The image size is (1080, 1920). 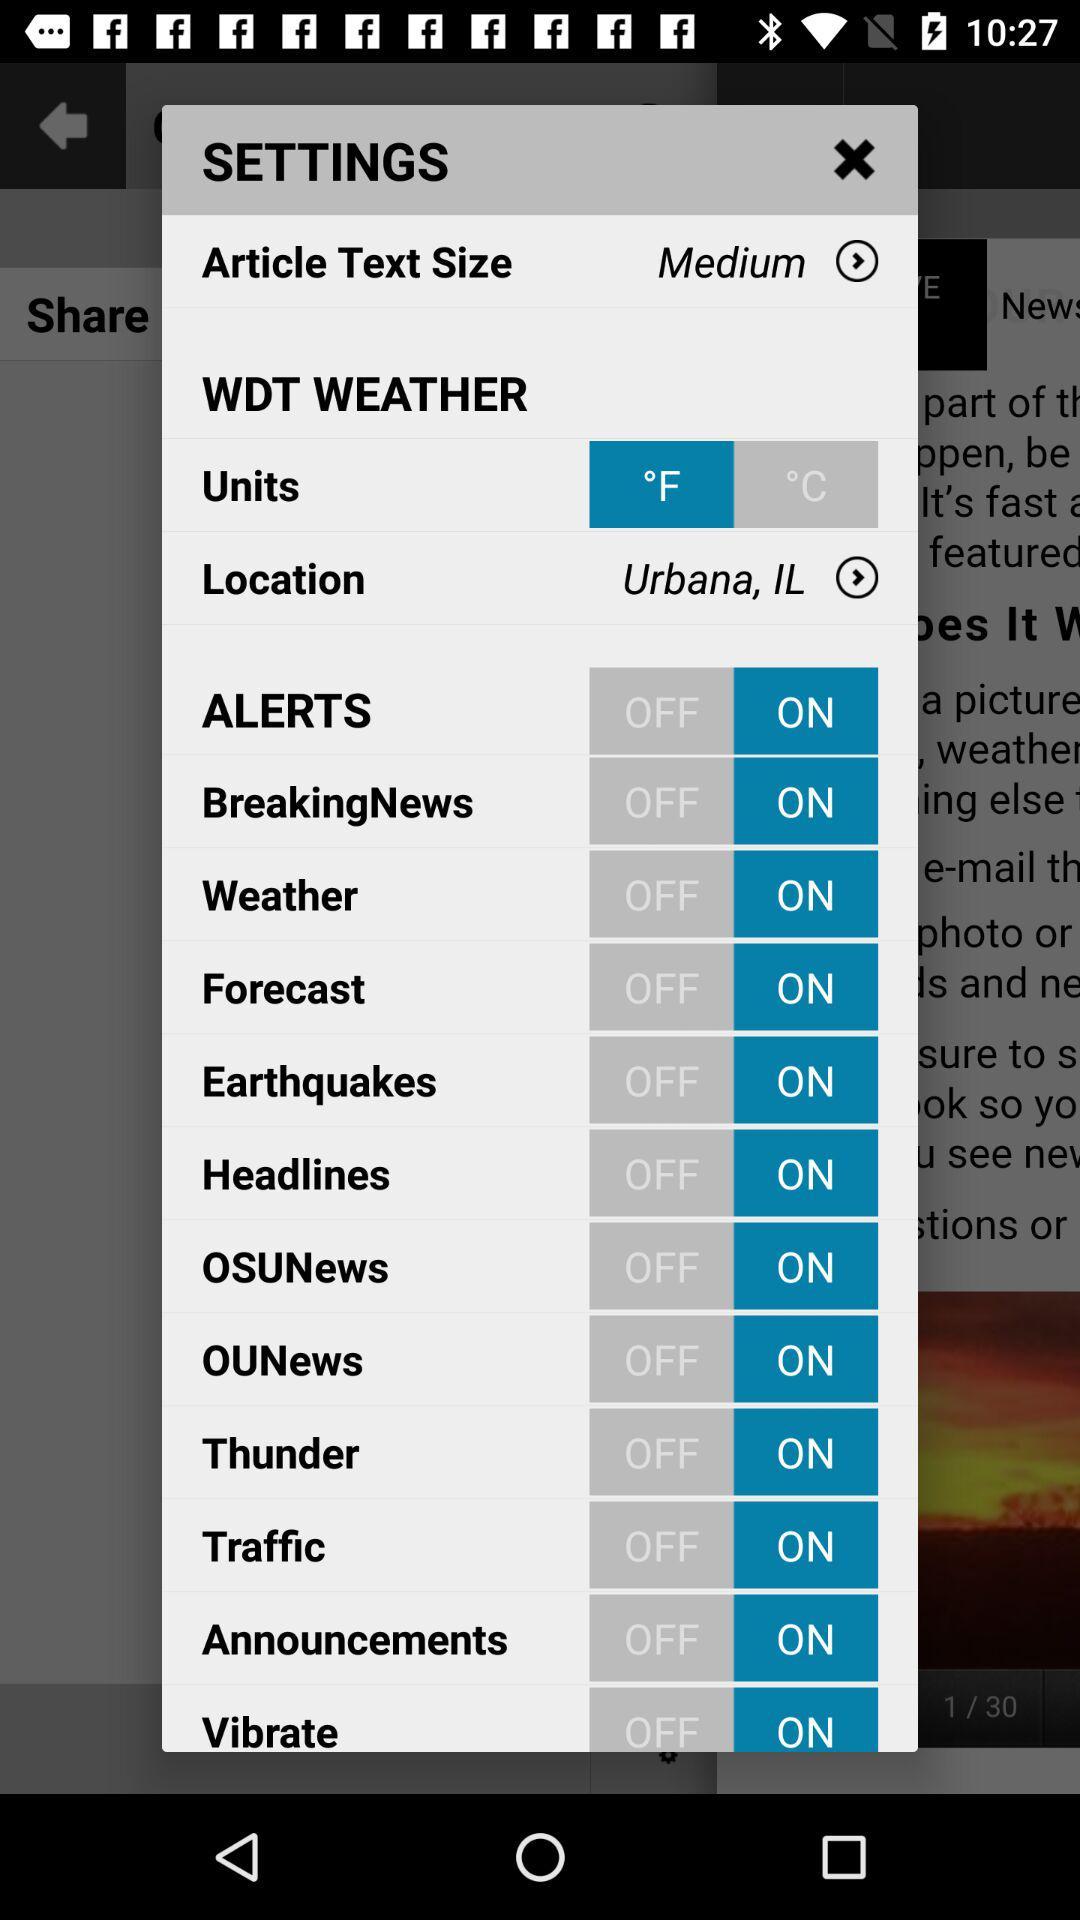 What do you see at coordinates (855, 160) in the screenshot?
I see `close button` at bounding box center [855, 160].